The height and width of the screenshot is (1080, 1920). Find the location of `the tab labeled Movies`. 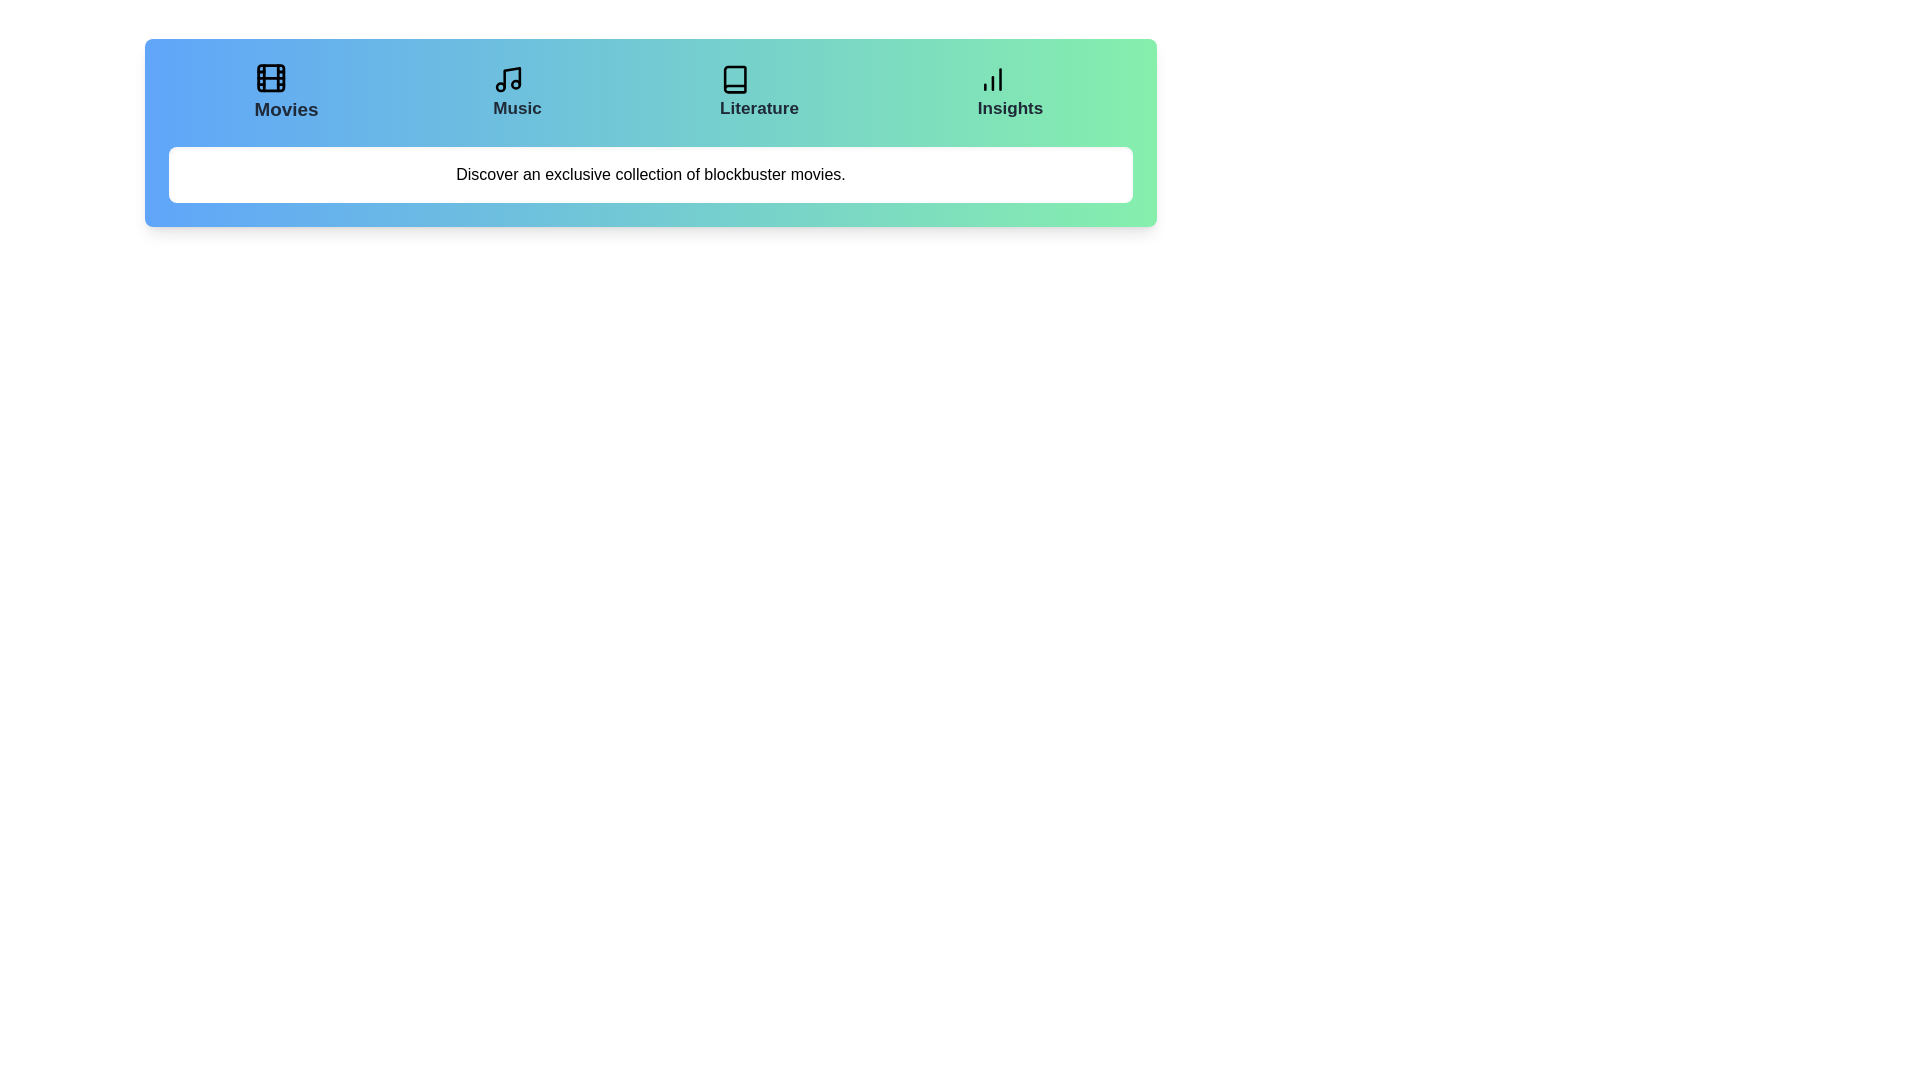

the tab labeled Movies is located at coordinates (286, 92).